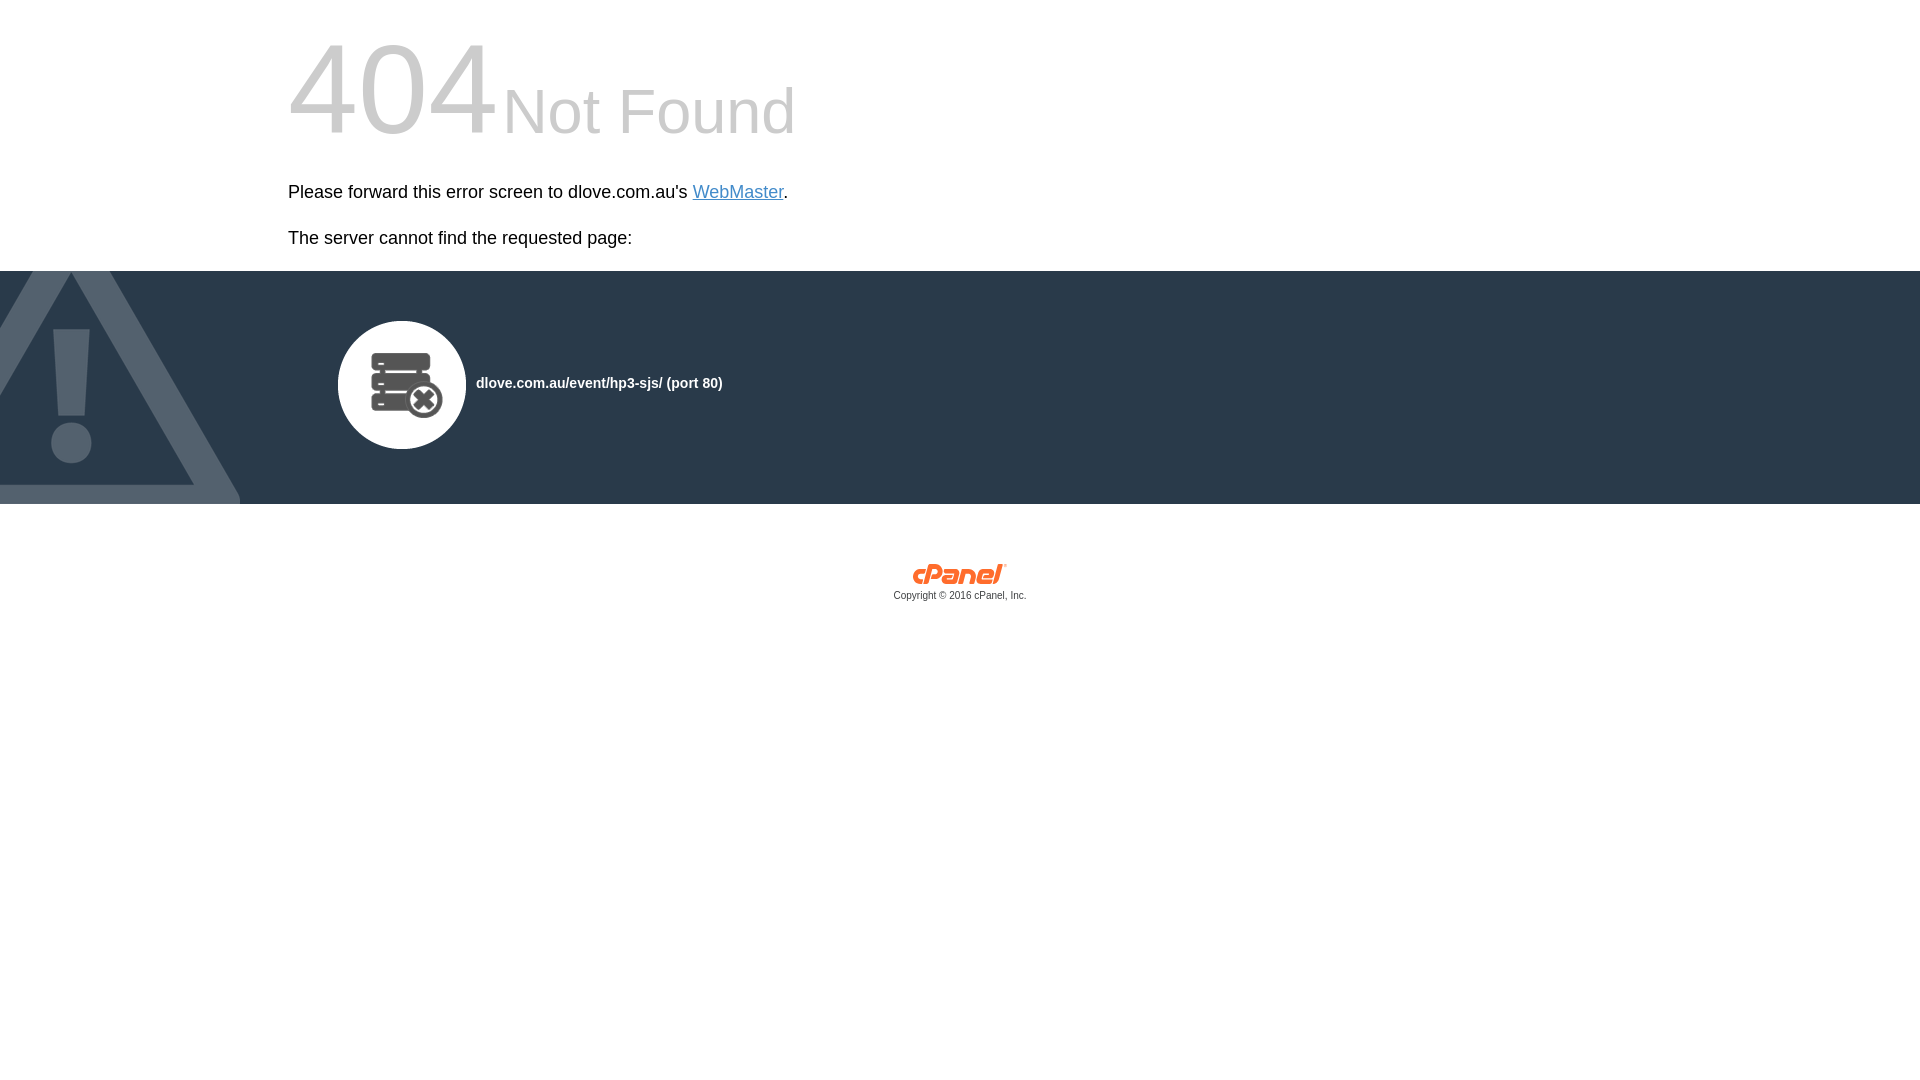  I want to click on 'WebMaster', so click(737, 192).